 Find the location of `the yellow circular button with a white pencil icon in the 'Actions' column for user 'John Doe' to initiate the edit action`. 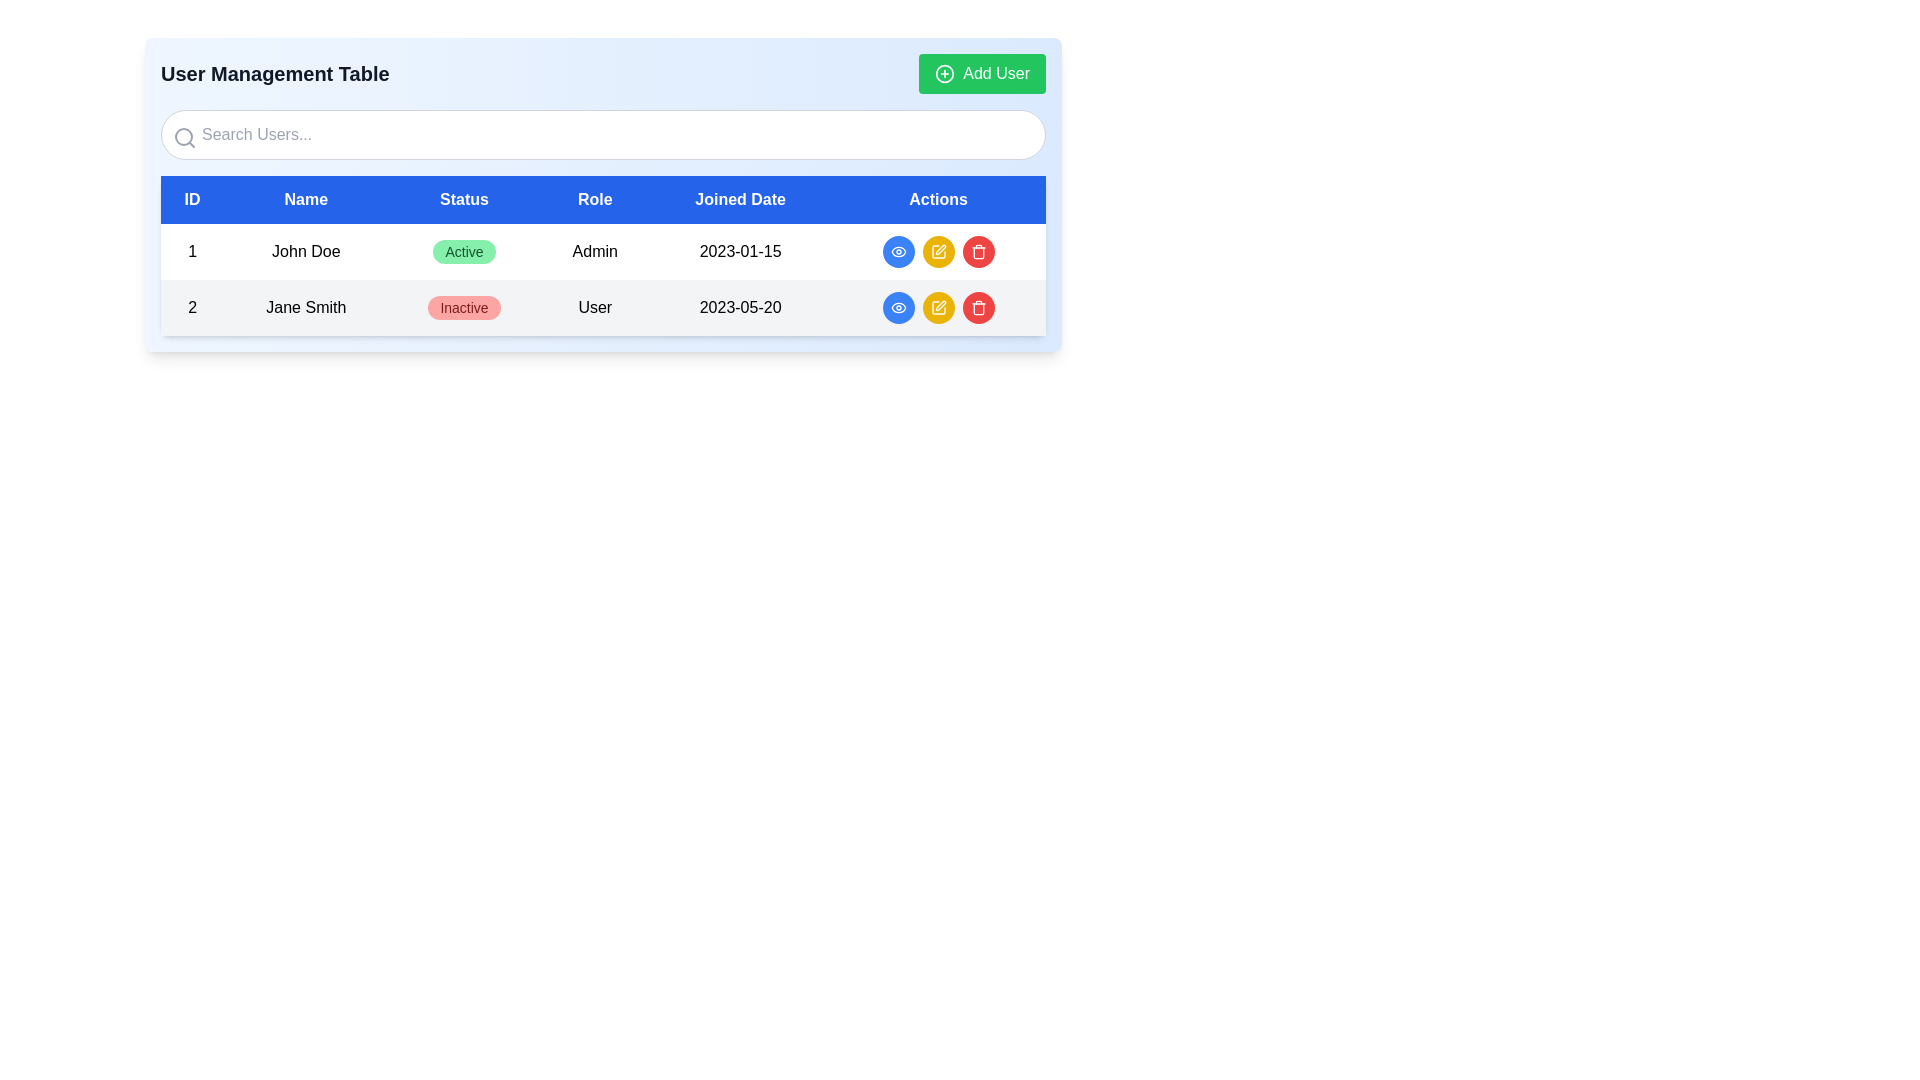

the yellow circular button with a white pencil icon in the 'Actions' column for user 'John Doe' to initiate the edit action is located at coordinates (937, 308).